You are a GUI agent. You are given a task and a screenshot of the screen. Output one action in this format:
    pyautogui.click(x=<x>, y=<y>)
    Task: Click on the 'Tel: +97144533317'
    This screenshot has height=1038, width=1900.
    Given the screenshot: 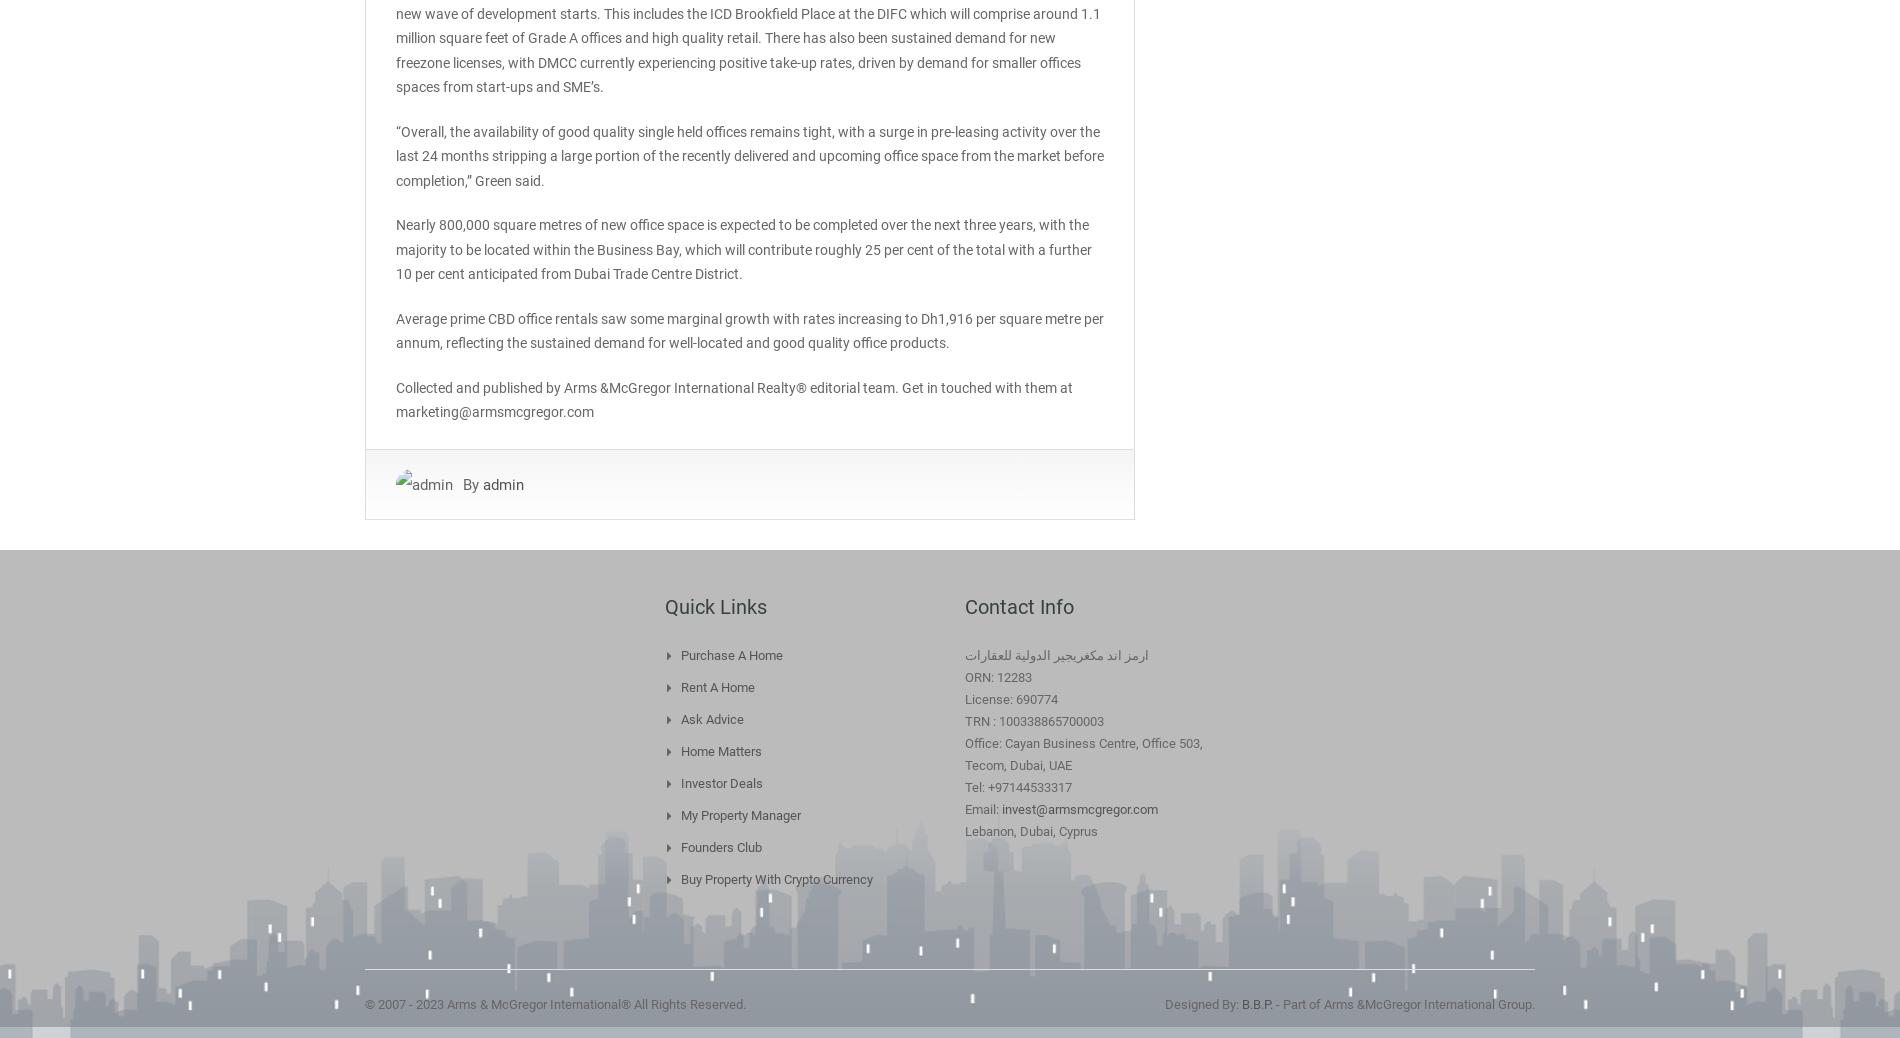 What is the action you would take?
    pyautogui.click(x=1018, y=786)
    